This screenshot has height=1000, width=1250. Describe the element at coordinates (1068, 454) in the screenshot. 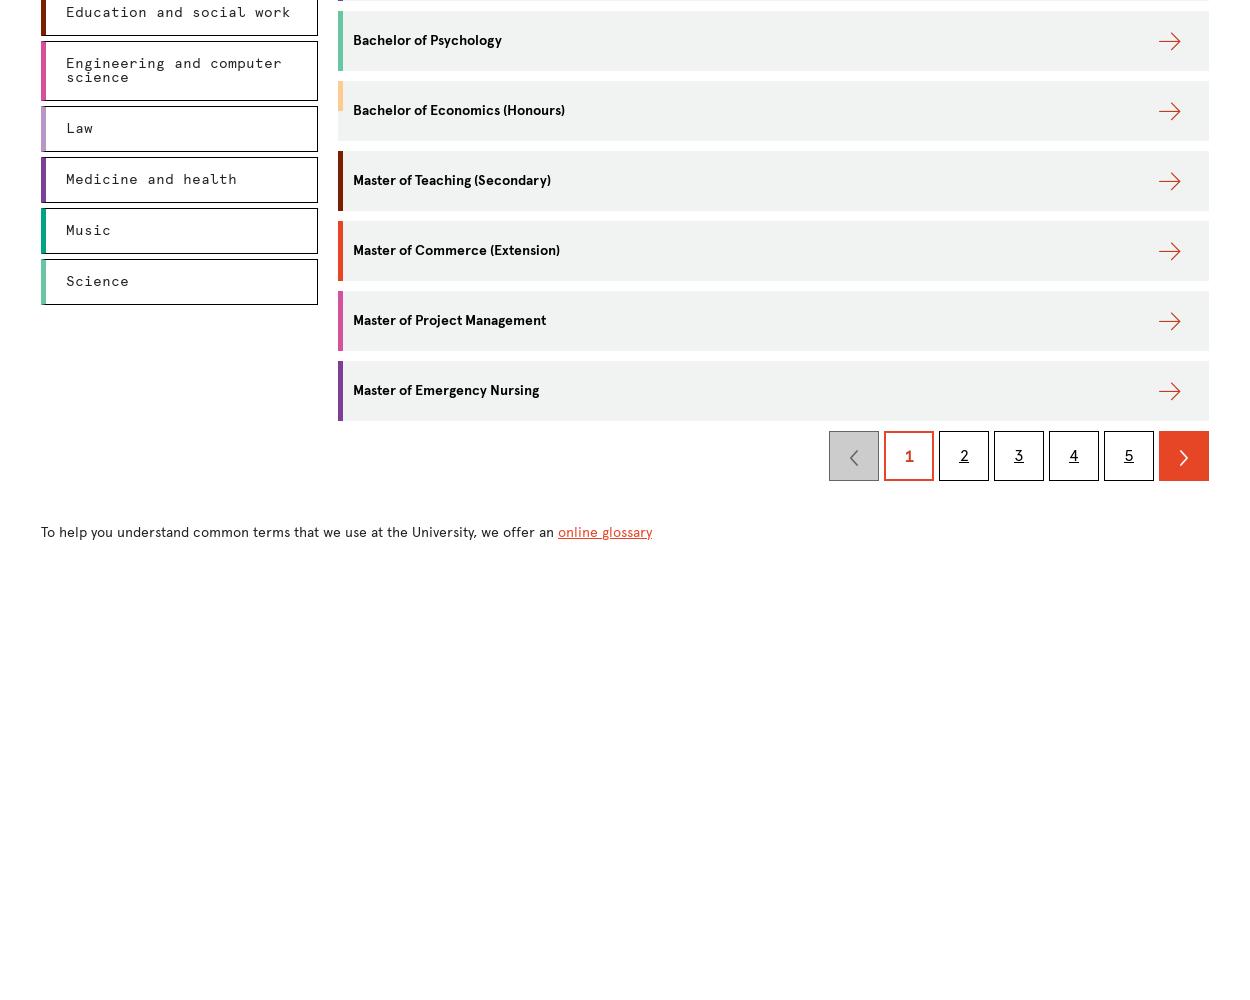

I see `'4'` at that location.